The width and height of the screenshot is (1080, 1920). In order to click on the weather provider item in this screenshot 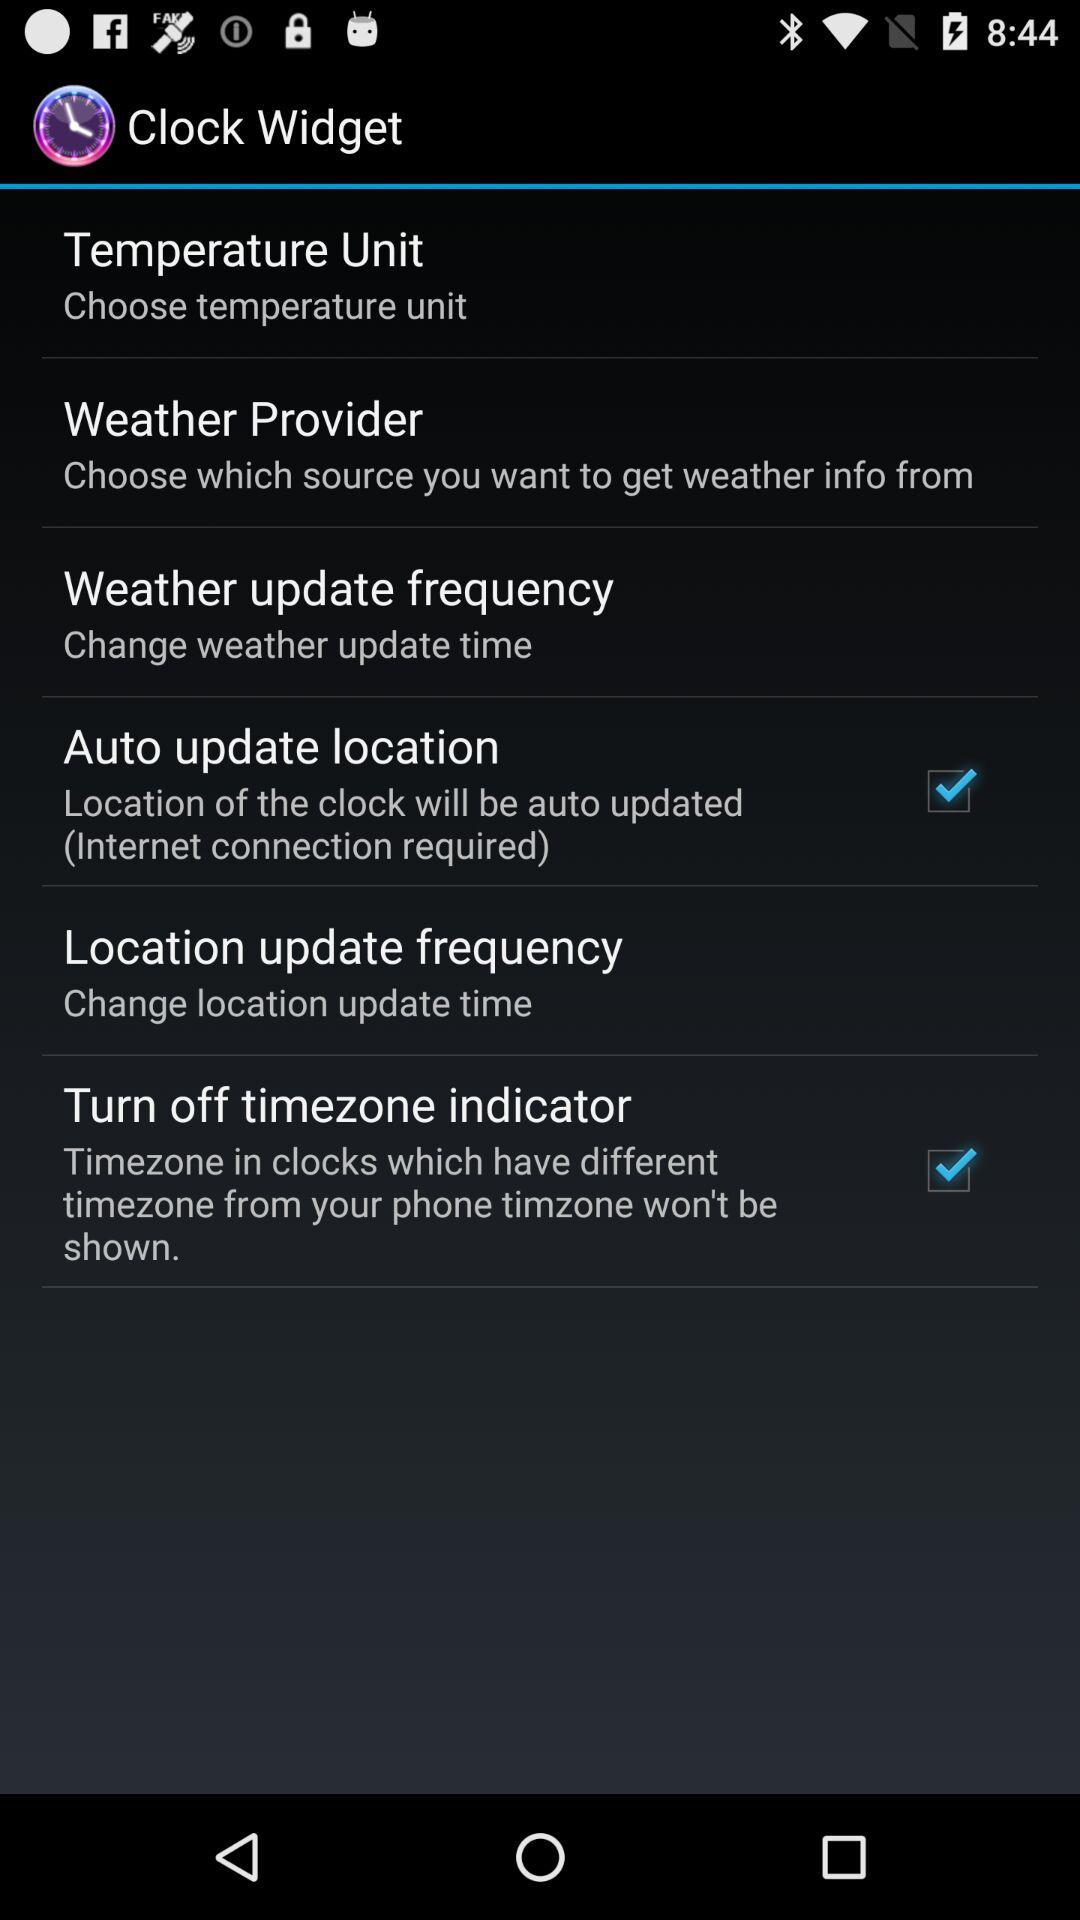, I will do `click(242, 416)`.